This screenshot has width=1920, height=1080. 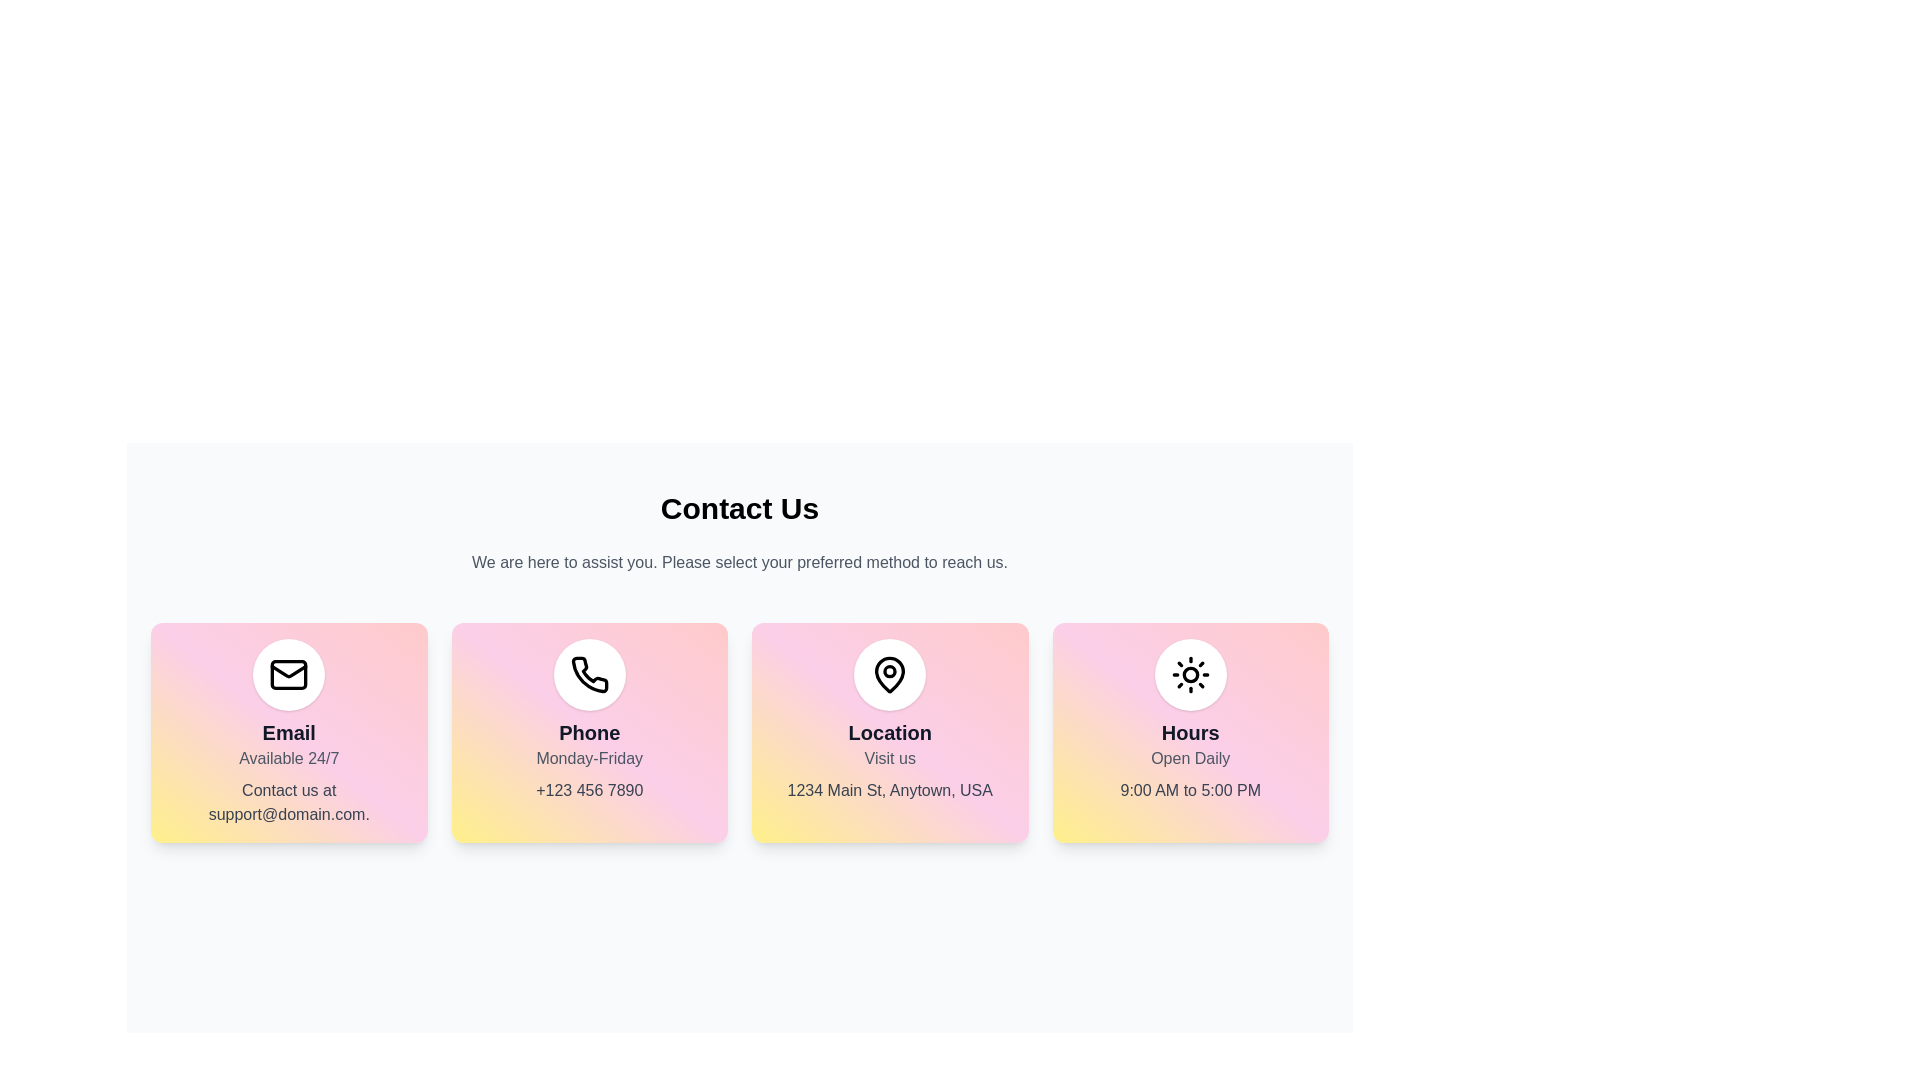 I want to click on the black outlined phone receiver icon located centrally inside the second card labeled 'Phone' in a horizontally aligned grid of four cards, so click(x=588, y=675).